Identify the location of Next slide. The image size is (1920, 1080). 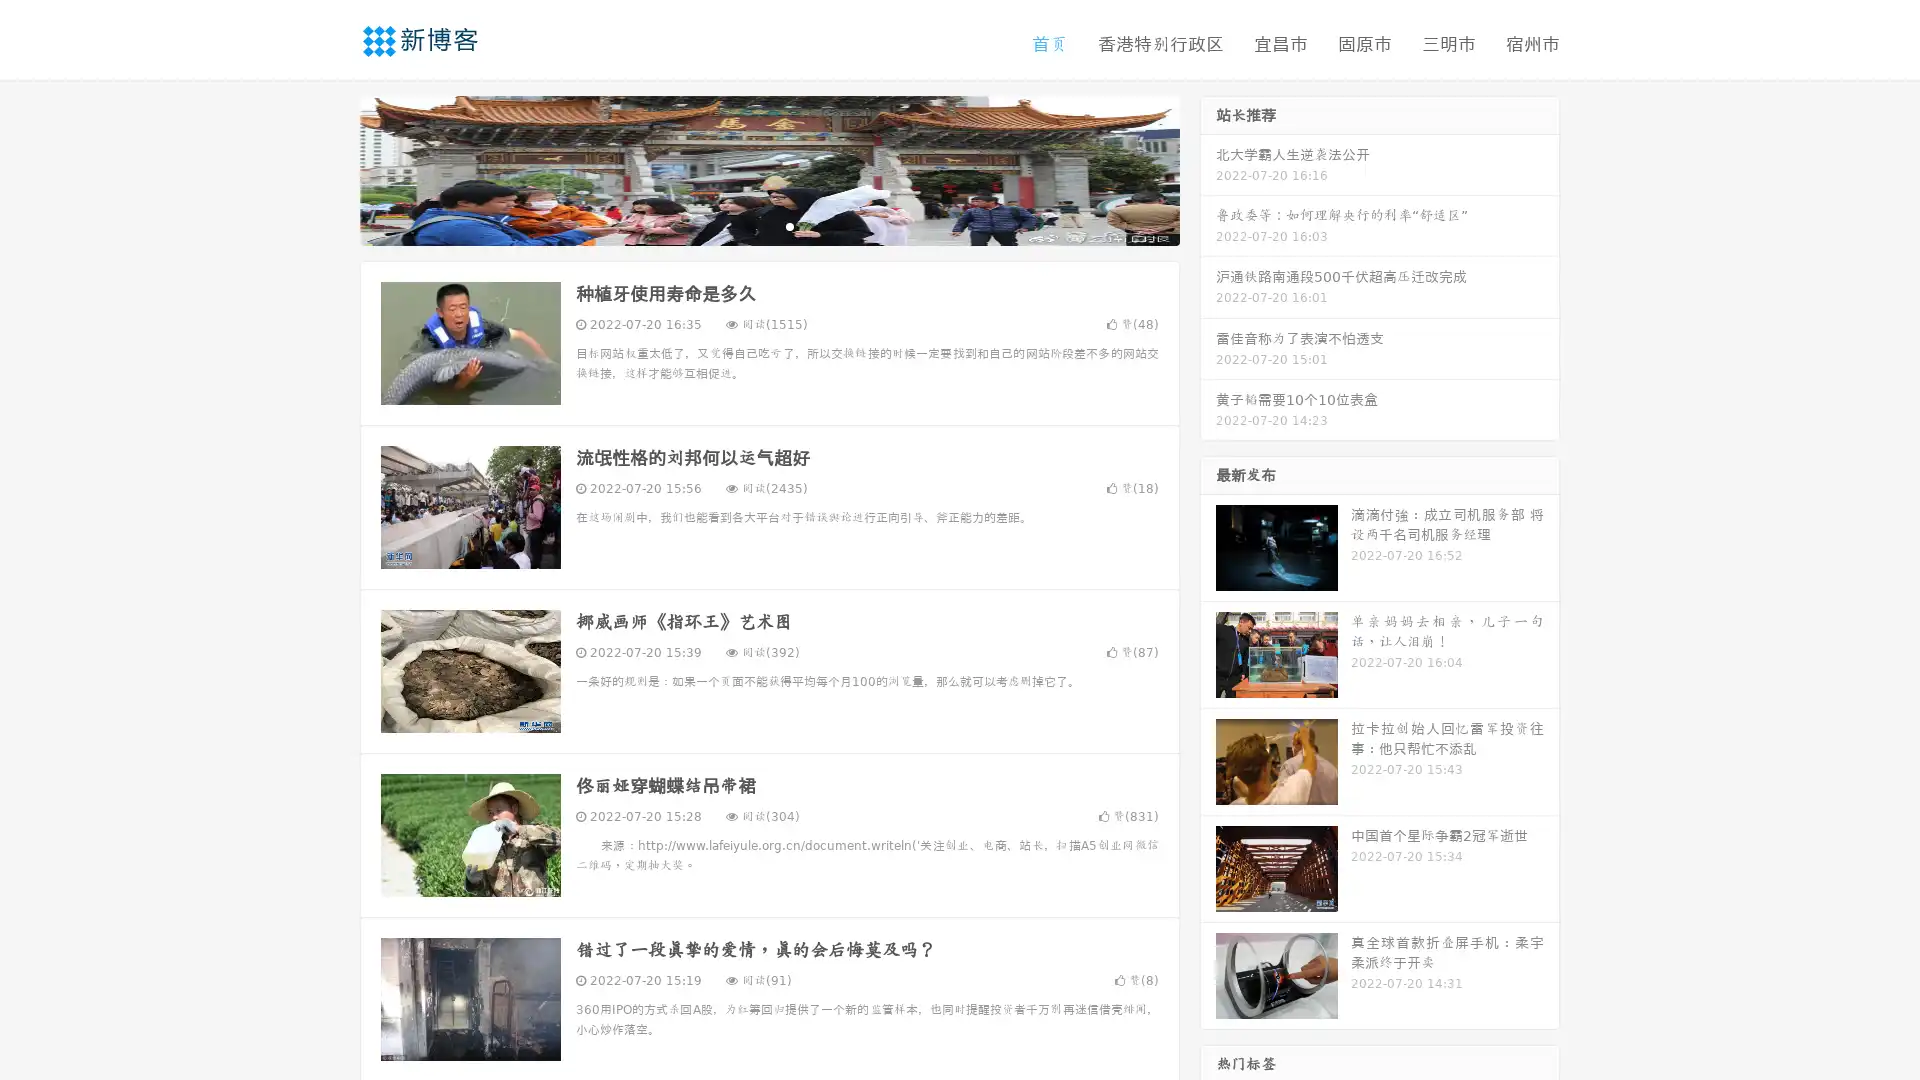
(1208, 168).